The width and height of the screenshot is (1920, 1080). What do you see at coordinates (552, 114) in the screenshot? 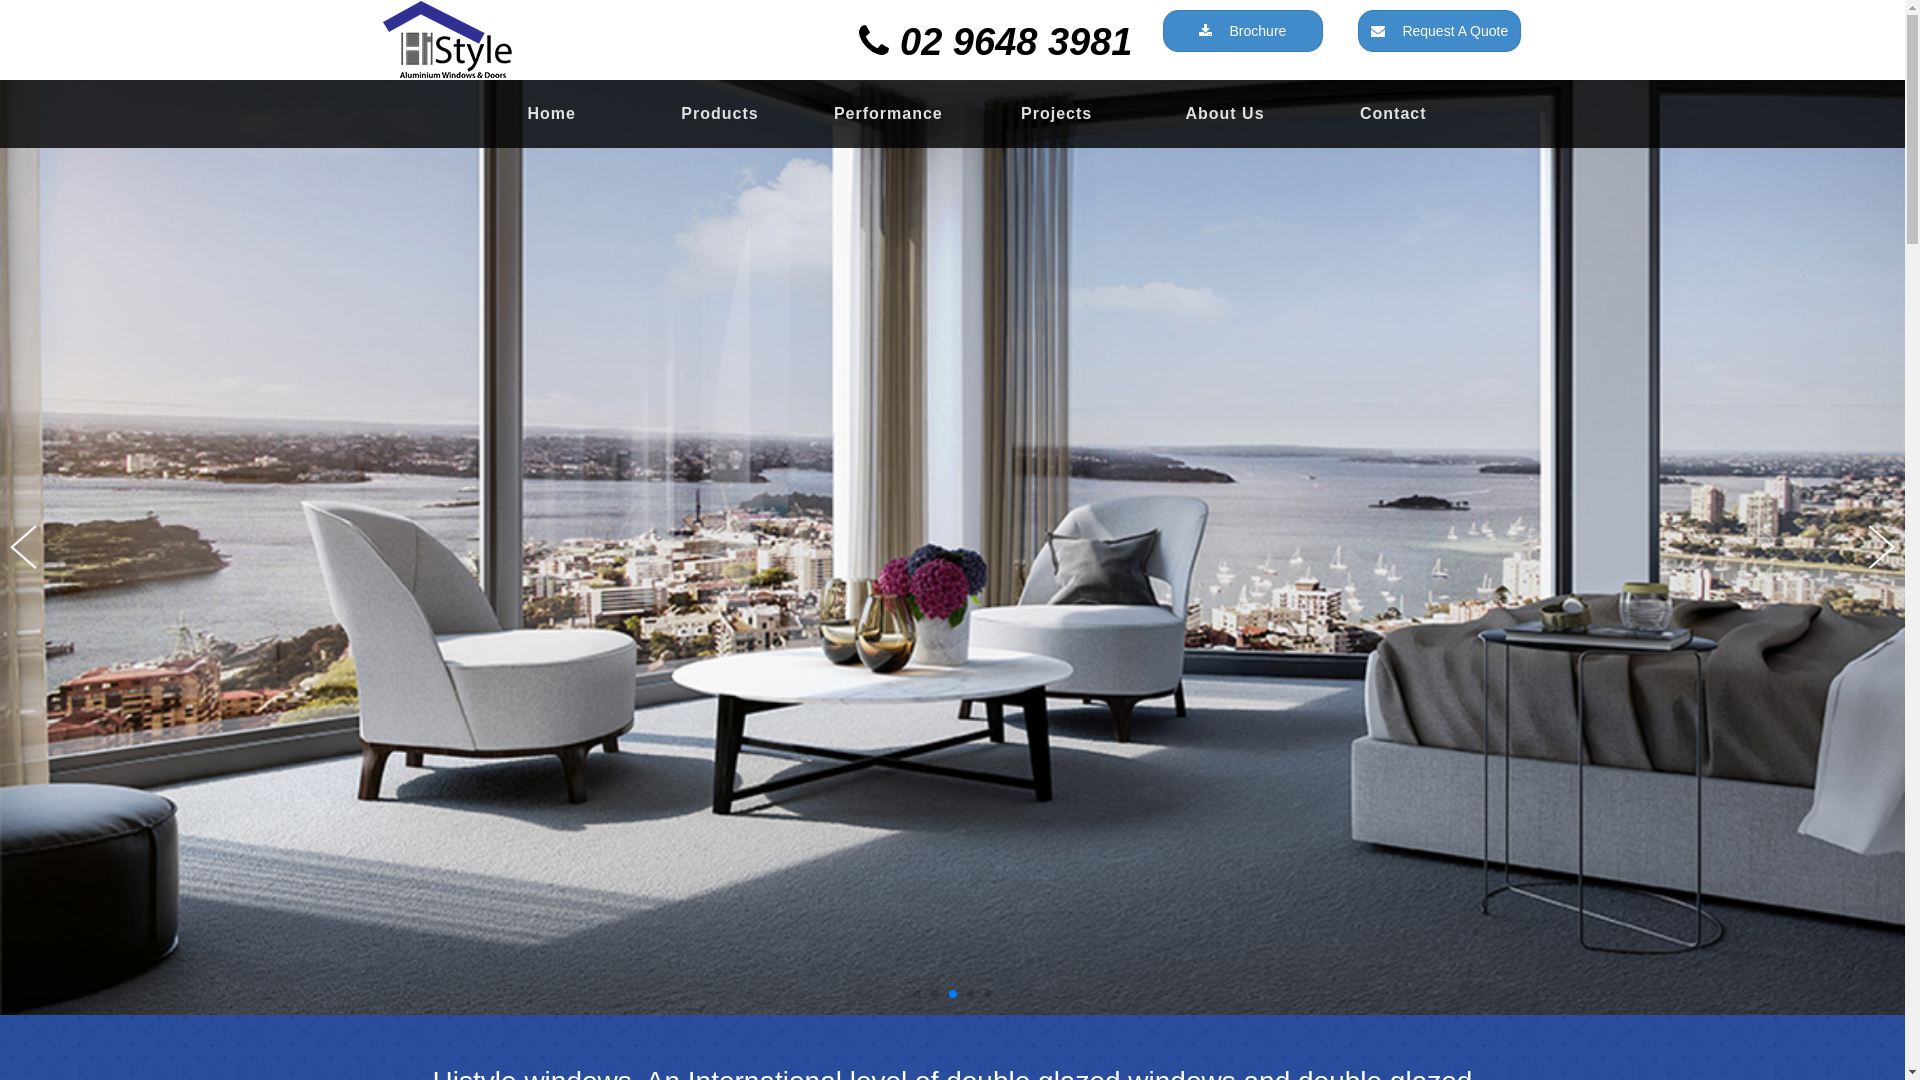
I see `'Home'` at bounding box center [552, 114].